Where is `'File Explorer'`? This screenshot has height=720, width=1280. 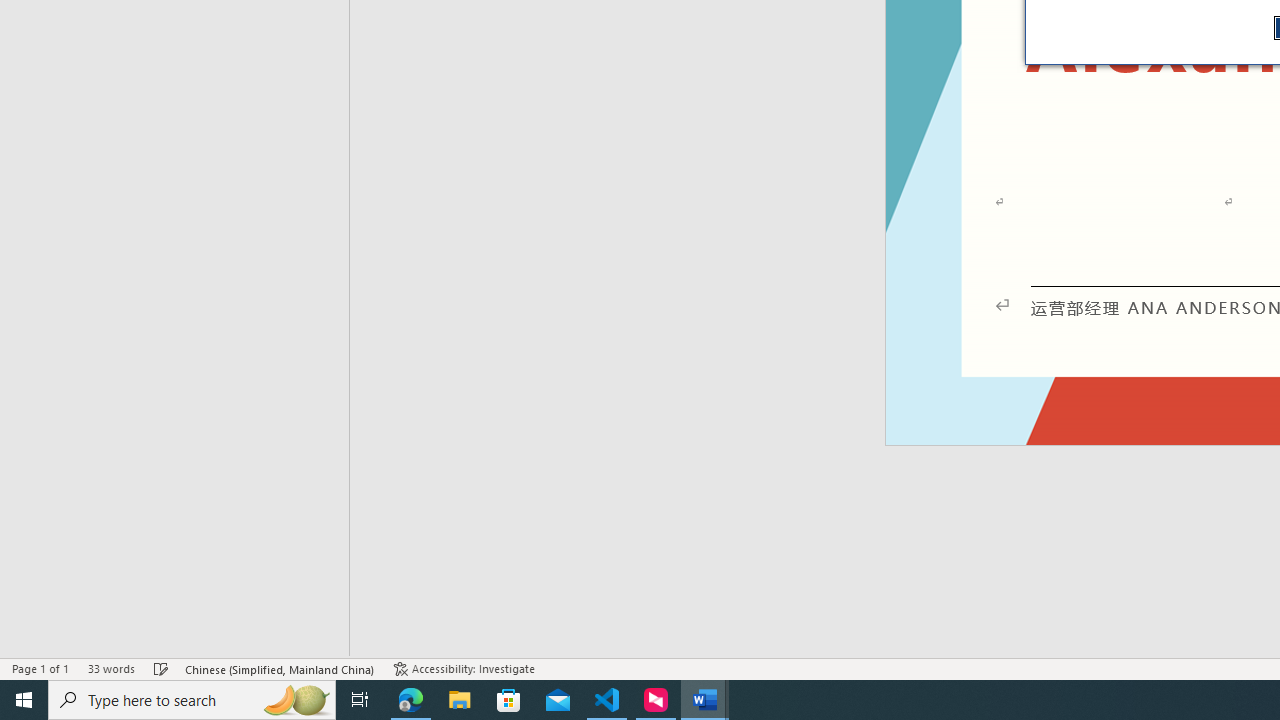
'File Explorer' is located at coordinates (459, 698).